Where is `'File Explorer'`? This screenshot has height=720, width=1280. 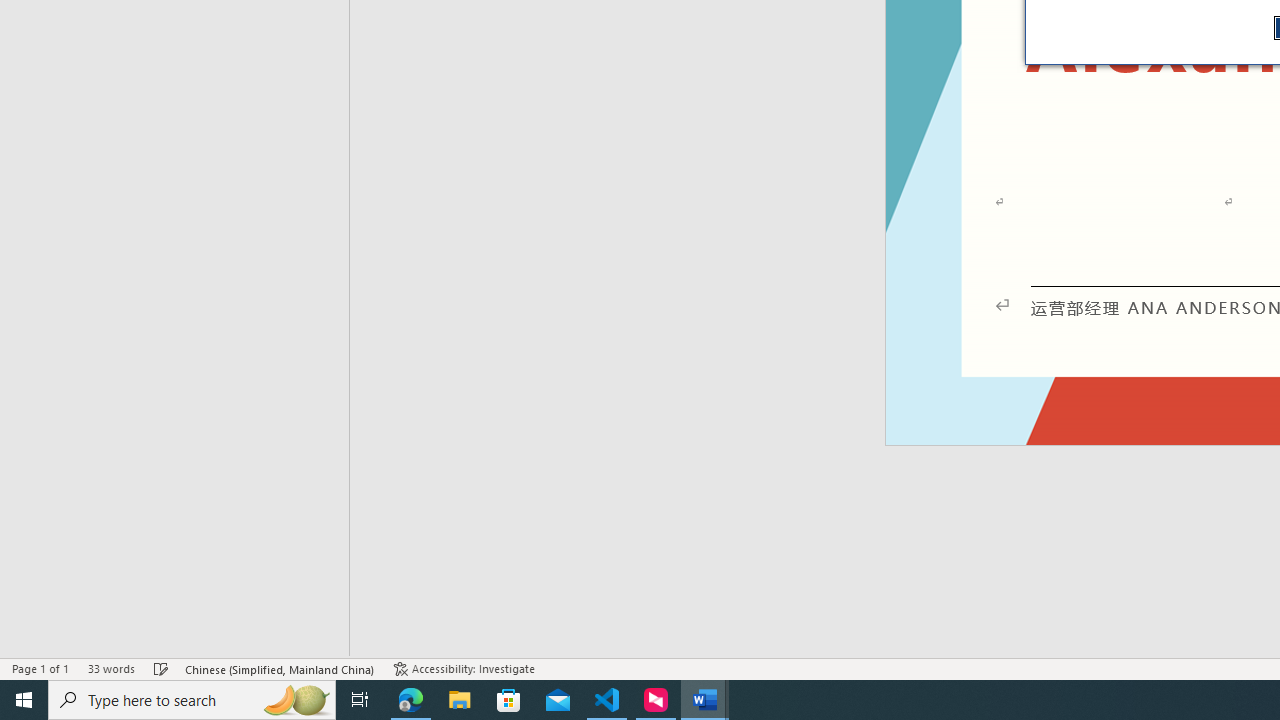
'File Explorer' is located at coordinates (459, 698).